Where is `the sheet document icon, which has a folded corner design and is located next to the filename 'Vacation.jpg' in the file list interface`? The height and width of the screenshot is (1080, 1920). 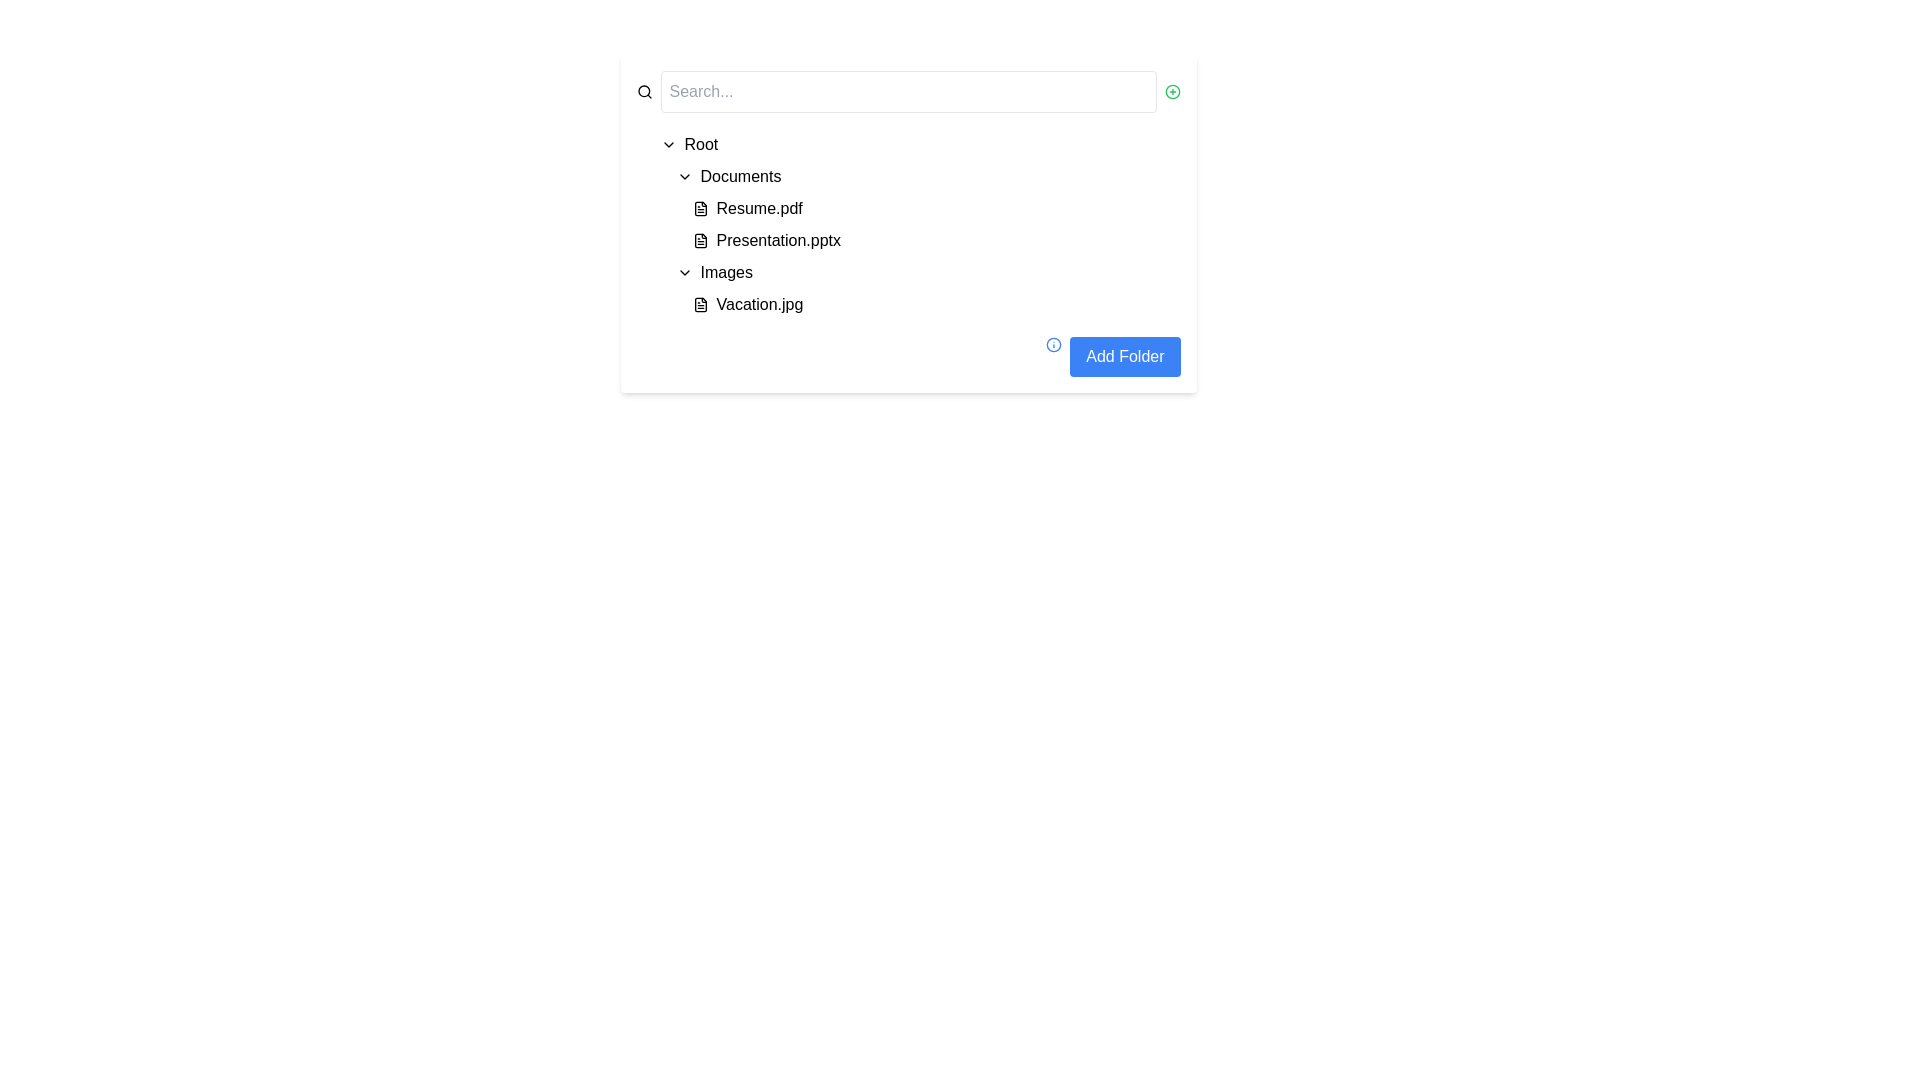
the sheet document icon, which has a folded corner design and is located next to the filename 'Vacation.jpg' in the file list interface is located at coordinates (700, 304).